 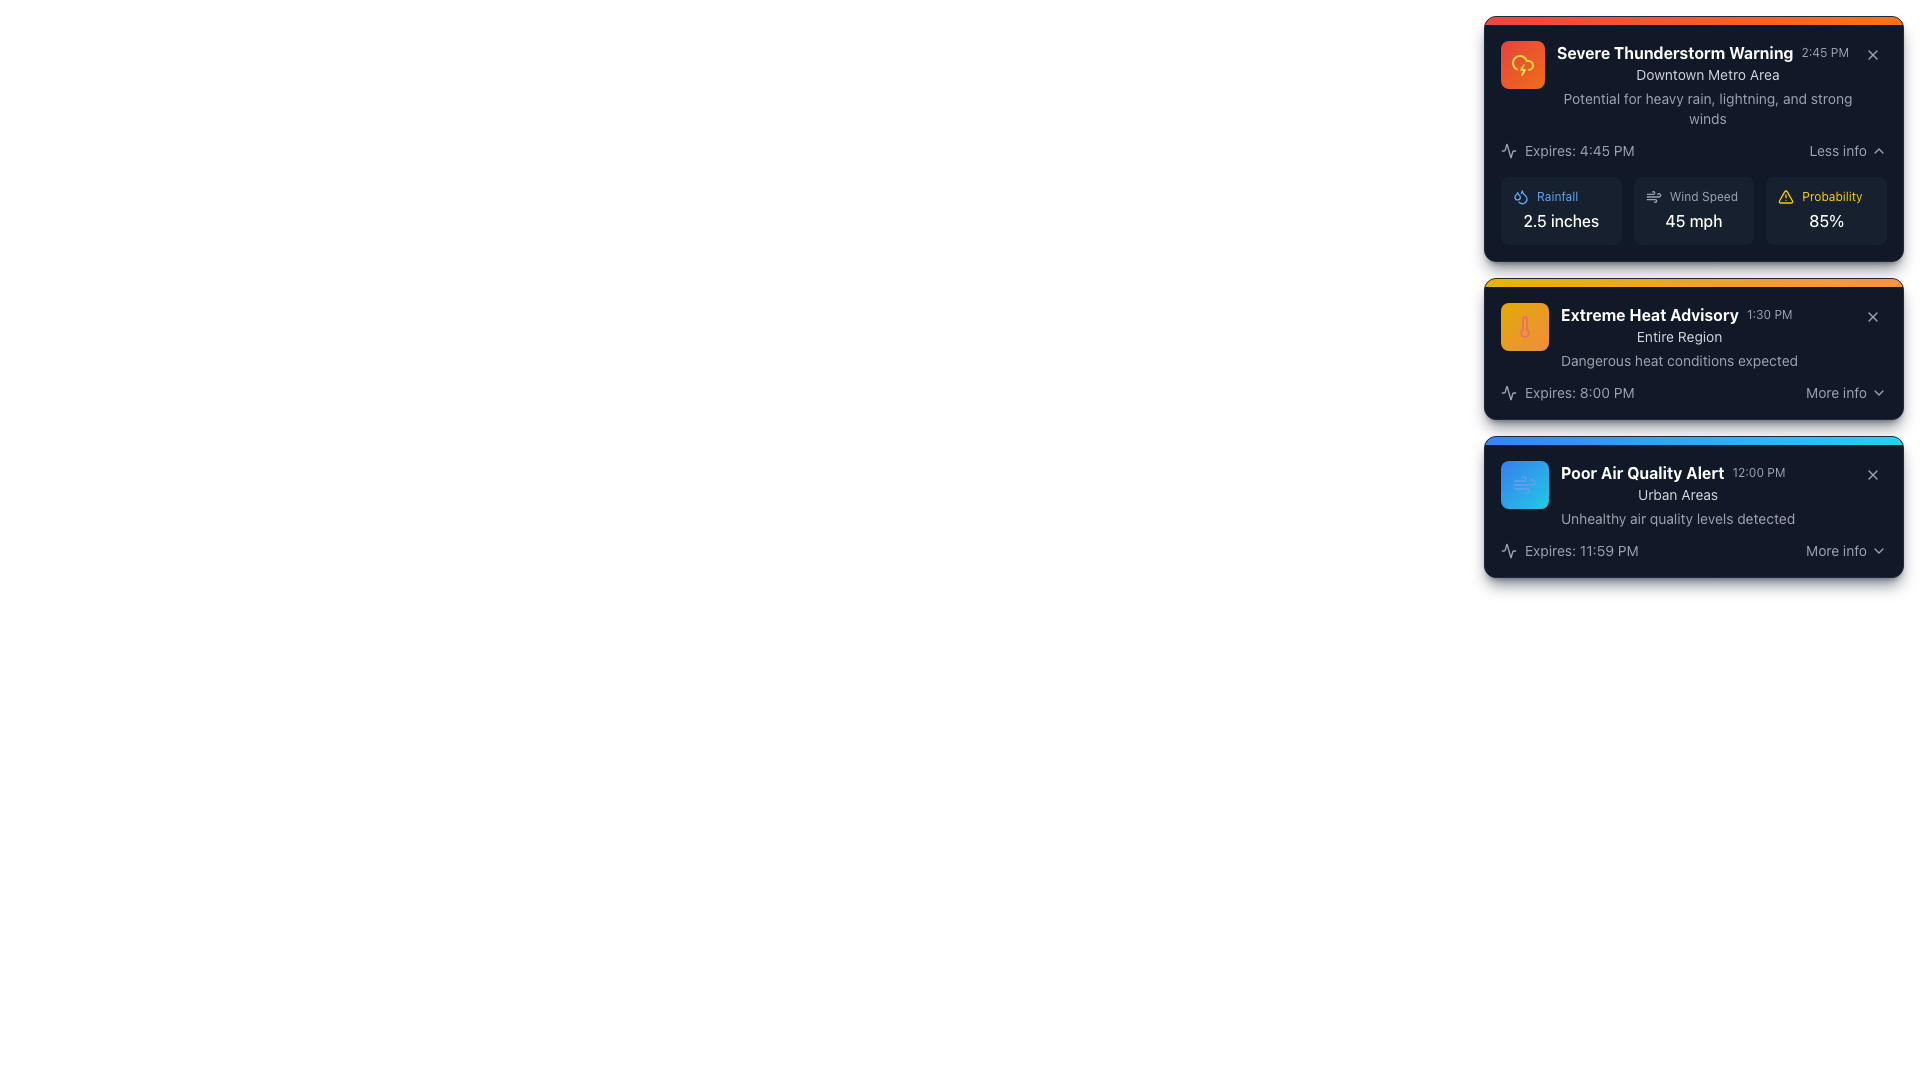 I want to click on the text label reading 'Downtown Metro Area' within the weather alert card titled 'Severe Thunderstorm Warning', so click(x=1707, y=73).